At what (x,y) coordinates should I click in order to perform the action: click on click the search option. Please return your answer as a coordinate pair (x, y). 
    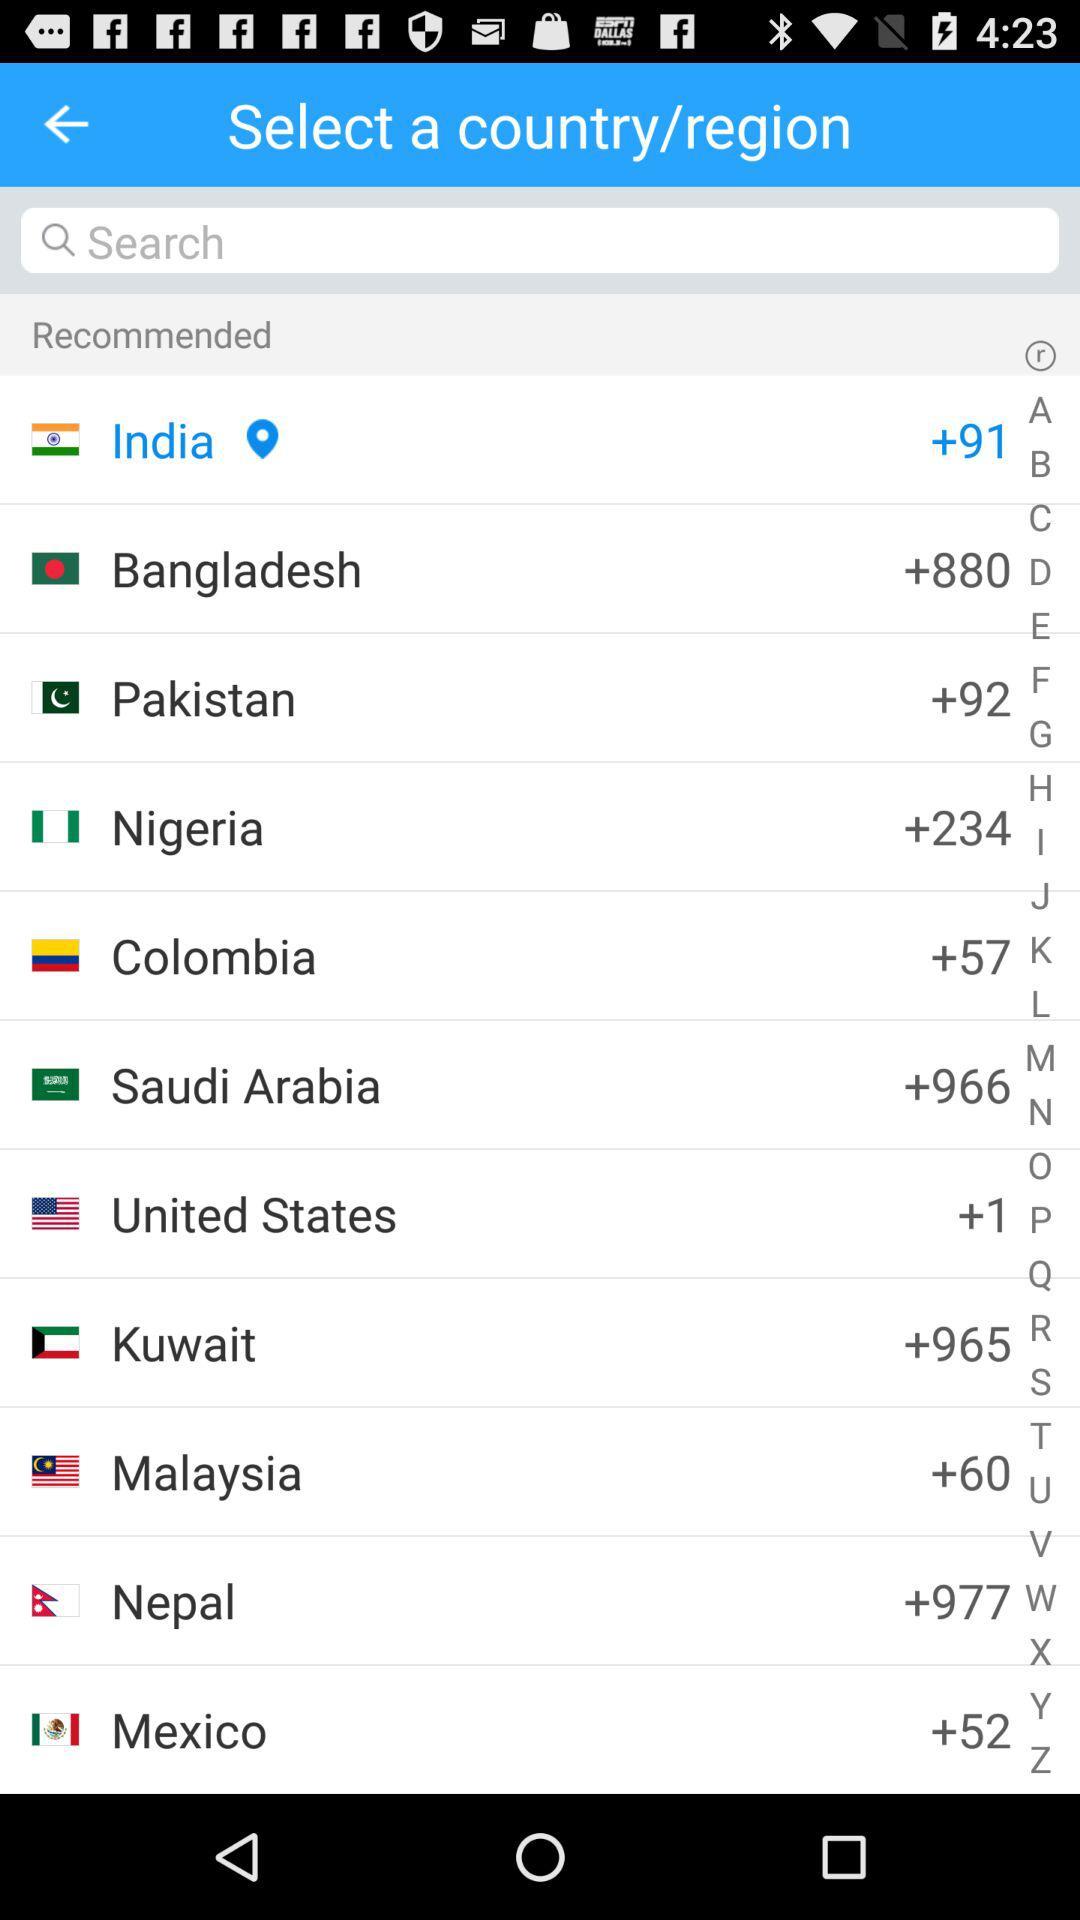
    Looking at the image, I should click on (540, 240).